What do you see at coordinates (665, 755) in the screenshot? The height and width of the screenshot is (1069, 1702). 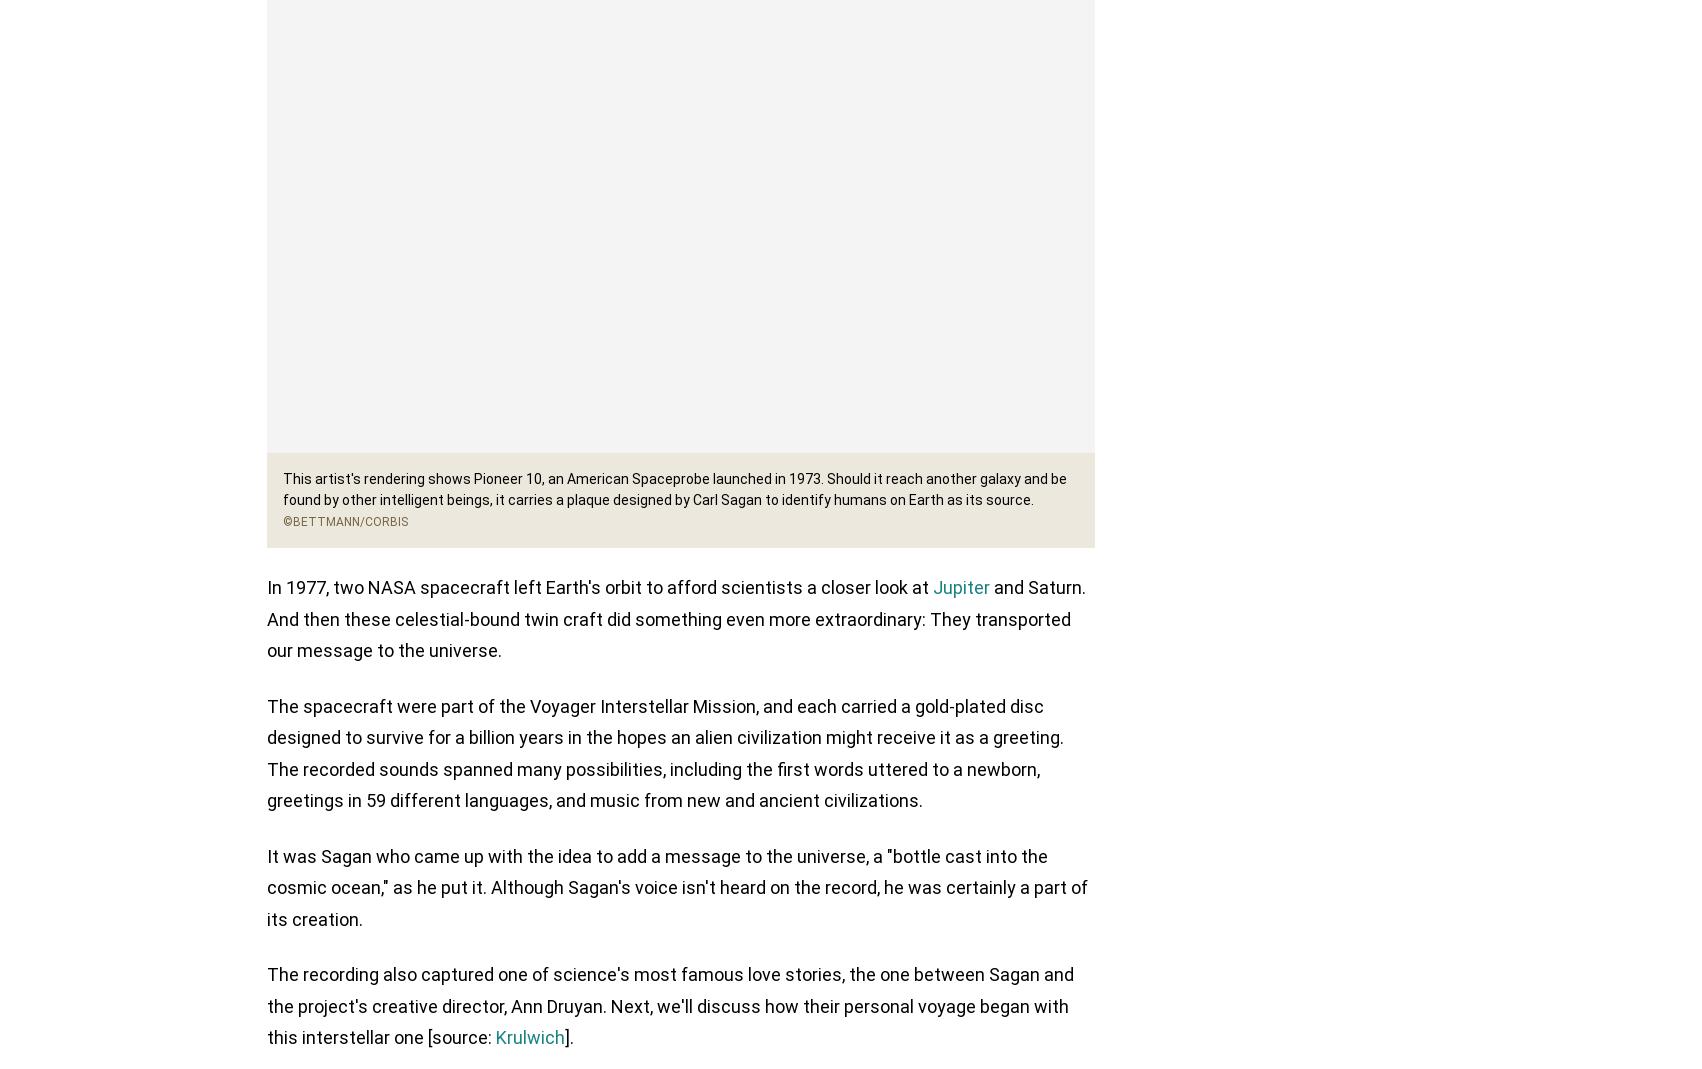 I see `'The spacecraft were part of the Voyager Interstellar Mission, and each carried a gold-plated disc designed to survive for a billion years in the hopes an alien civilization might receive it as a greeting. The recorded sounds spanned many possibilities, including the first words uttered to a newborn, greetings in 59 different languages, and music from new and ancient civilizations.'` at bounding box center [665, 755].